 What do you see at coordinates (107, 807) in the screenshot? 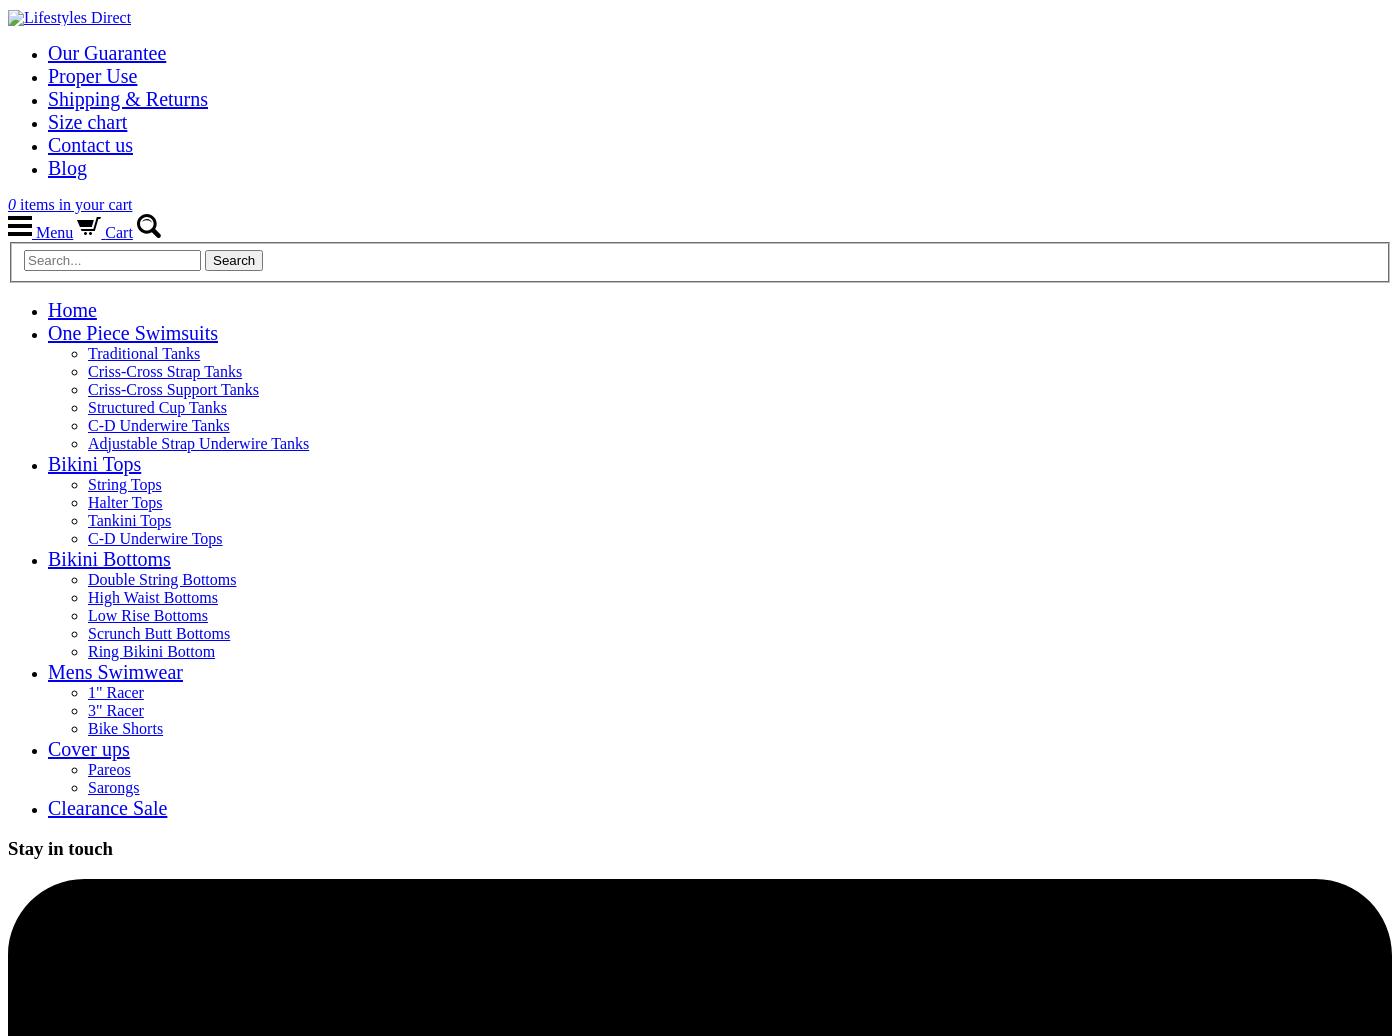
I see `'Clearance Sale'` at bounding box center [107, 807].